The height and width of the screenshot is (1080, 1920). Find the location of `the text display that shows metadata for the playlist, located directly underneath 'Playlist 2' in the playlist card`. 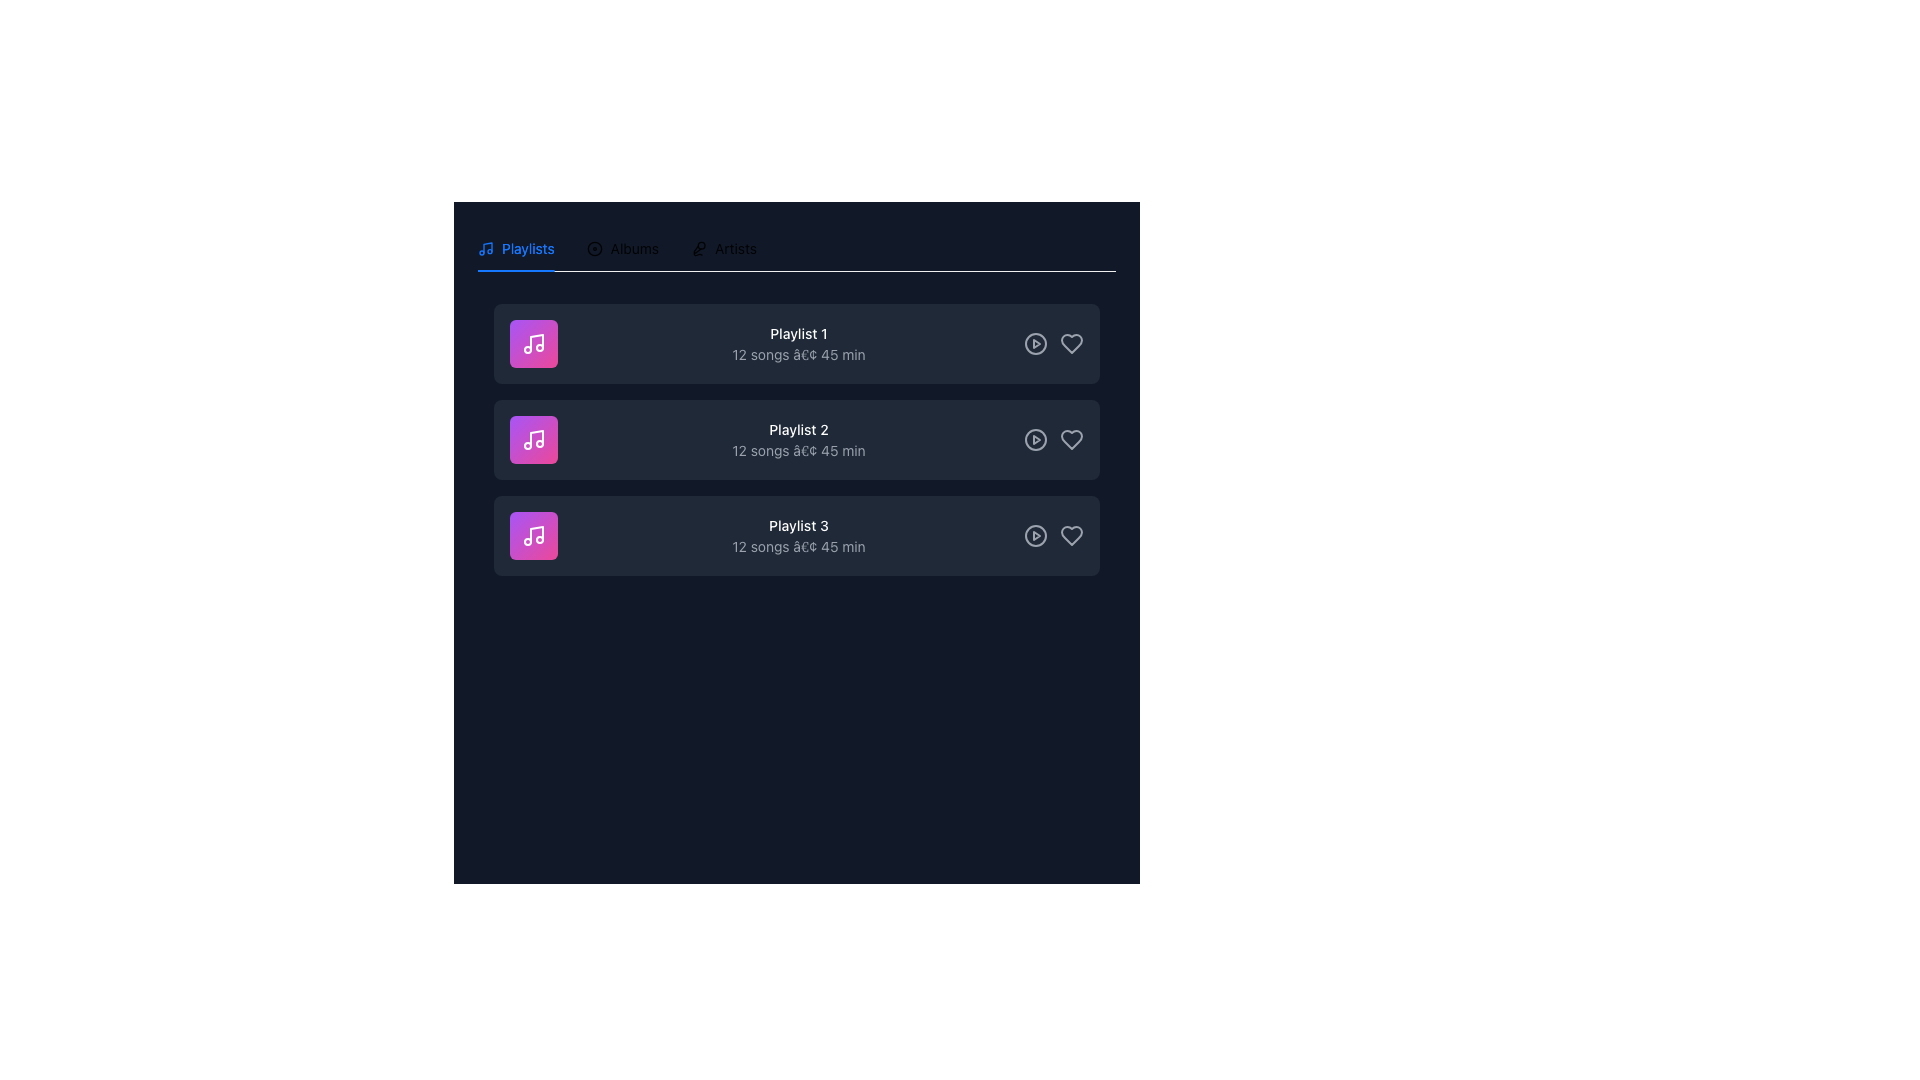

the text display that shows metadata for the playlist, located directly underneath 'Playlist 2' in the playlist card is located at coordinates (797, 451).